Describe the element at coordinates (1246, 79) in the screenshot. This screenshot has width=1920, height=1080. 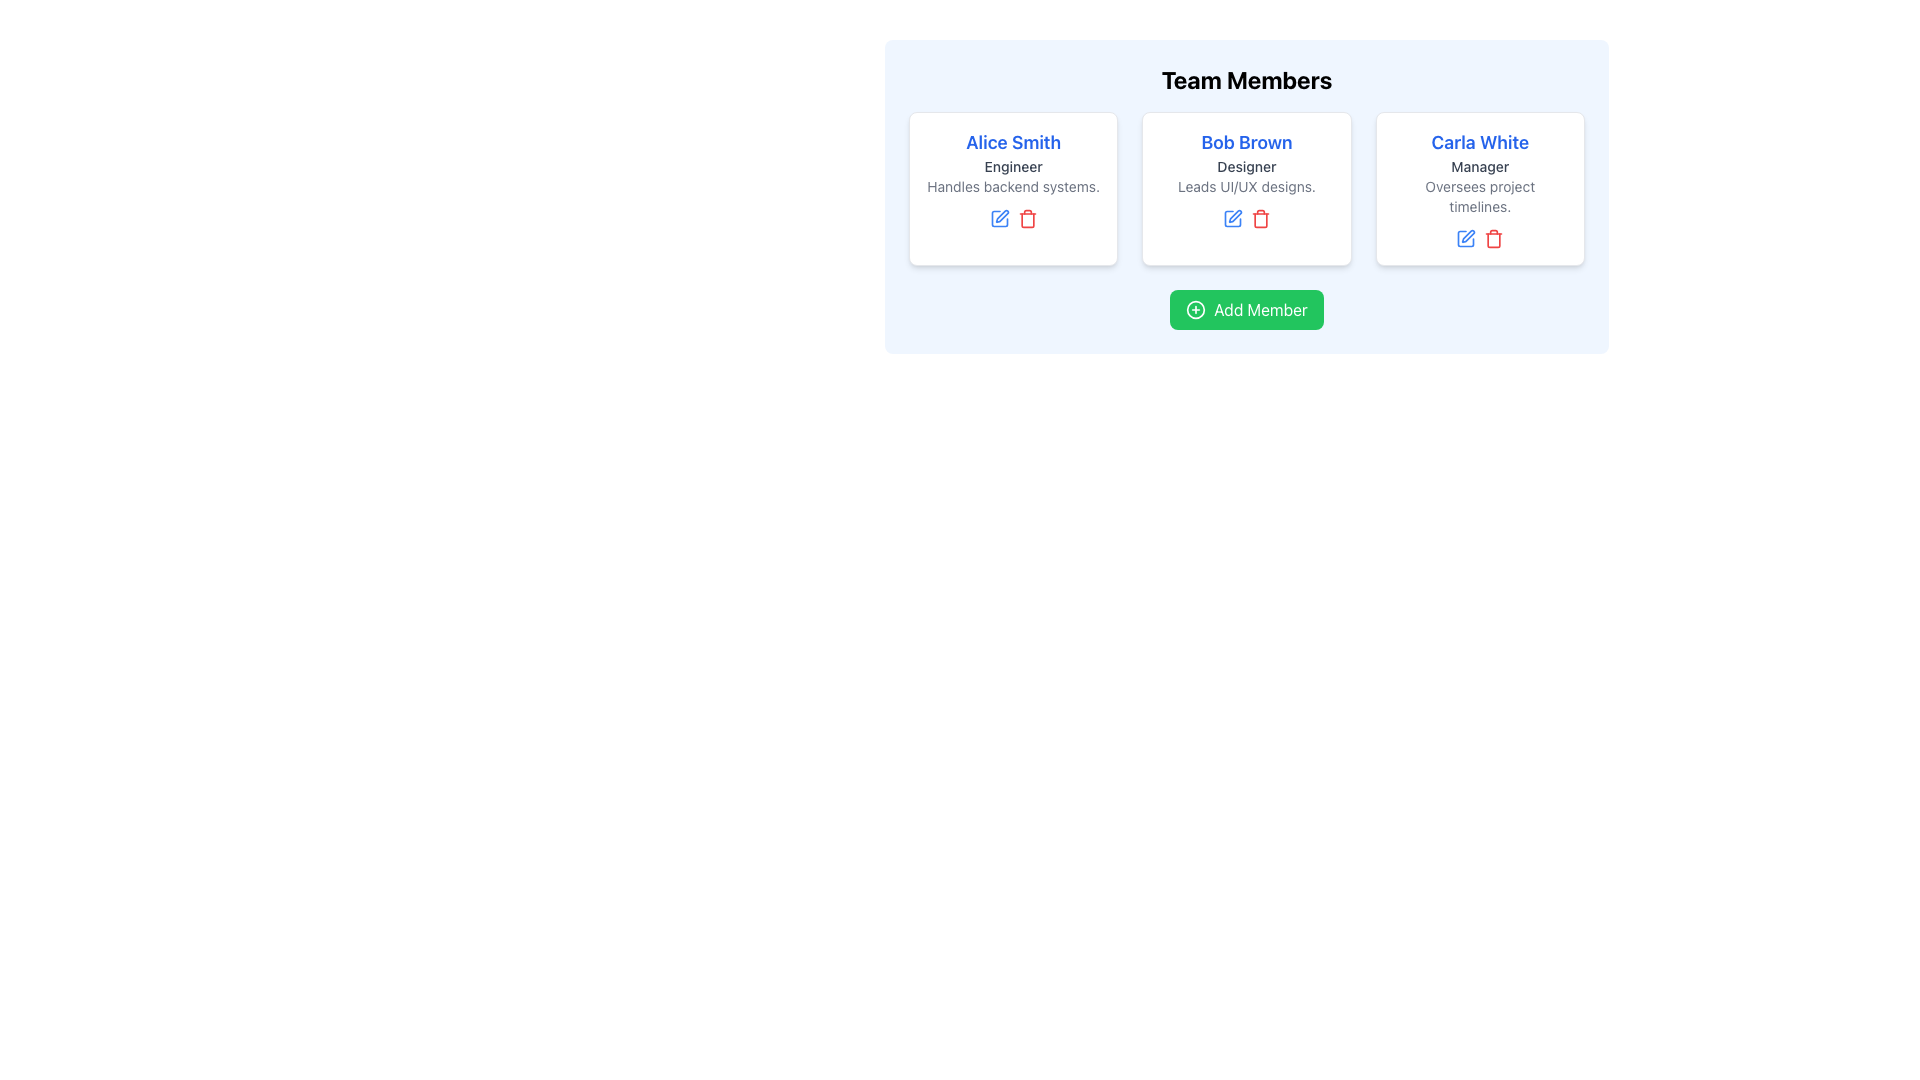
I see `the Text Label that serves as a title or heading indicating the purpose of the section beneath it, which relates to team members` at that location.